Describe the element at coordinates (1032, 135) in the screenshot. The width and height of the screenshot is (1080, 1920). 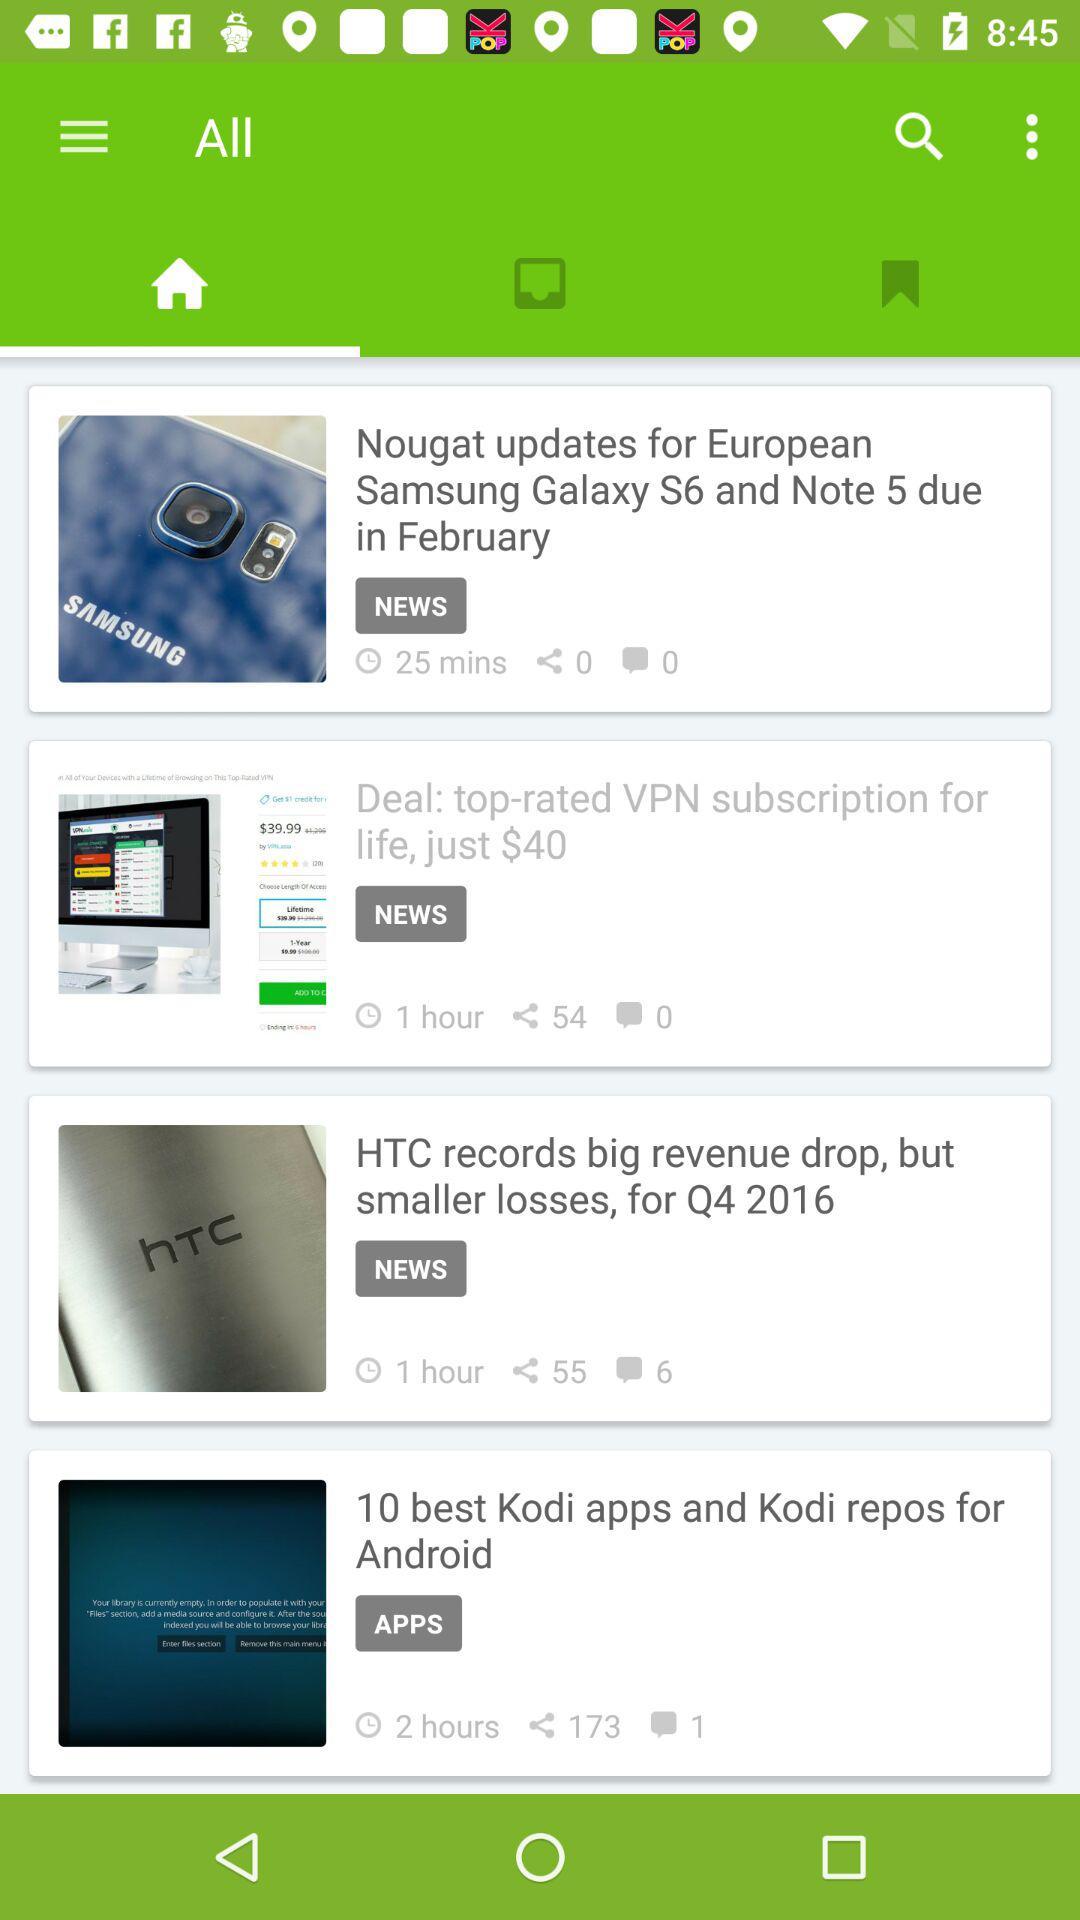
I see `the more icon` at that location.